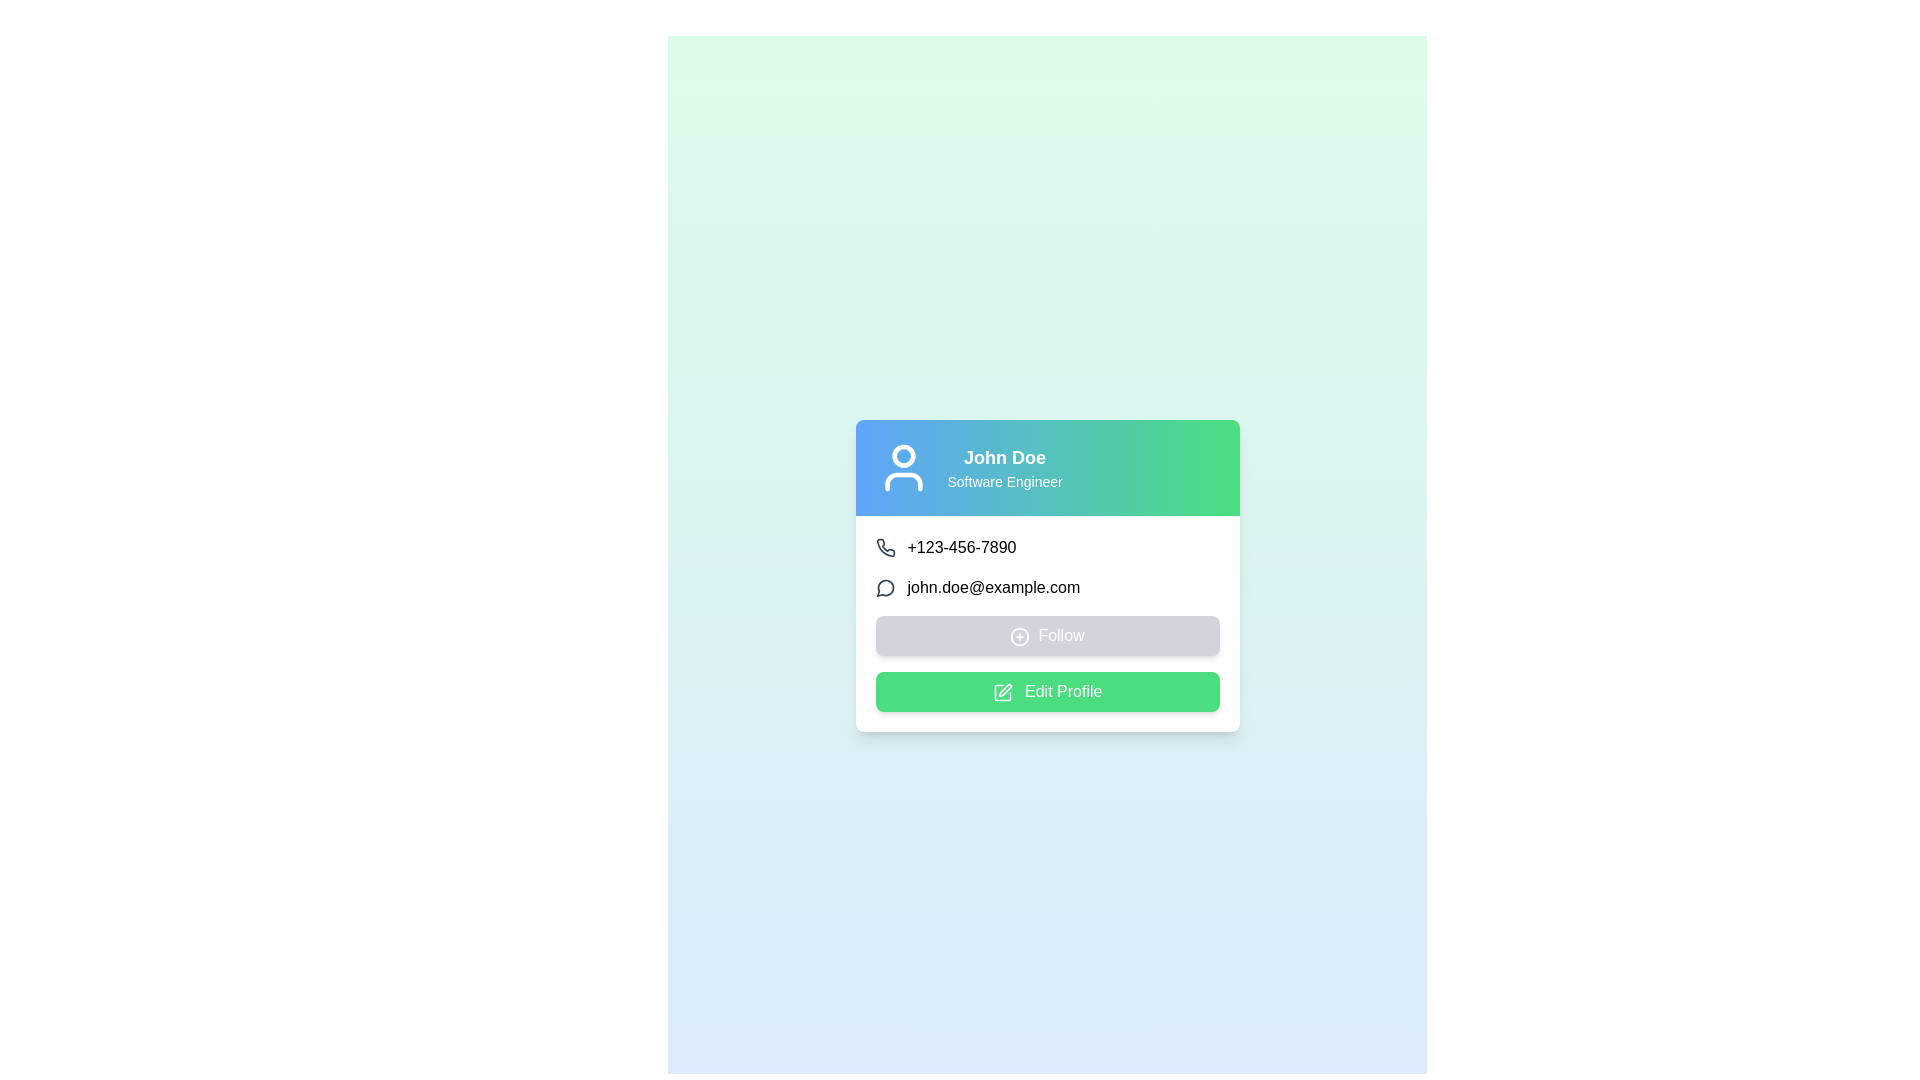 The image size is (1920, 1080). I want to click on the 'Follow' button with a light gray background and rounded corners, which is located below the email address and above the 'Edit Profile' button to possibly access a tooltip or further action, so click(1046, 623).